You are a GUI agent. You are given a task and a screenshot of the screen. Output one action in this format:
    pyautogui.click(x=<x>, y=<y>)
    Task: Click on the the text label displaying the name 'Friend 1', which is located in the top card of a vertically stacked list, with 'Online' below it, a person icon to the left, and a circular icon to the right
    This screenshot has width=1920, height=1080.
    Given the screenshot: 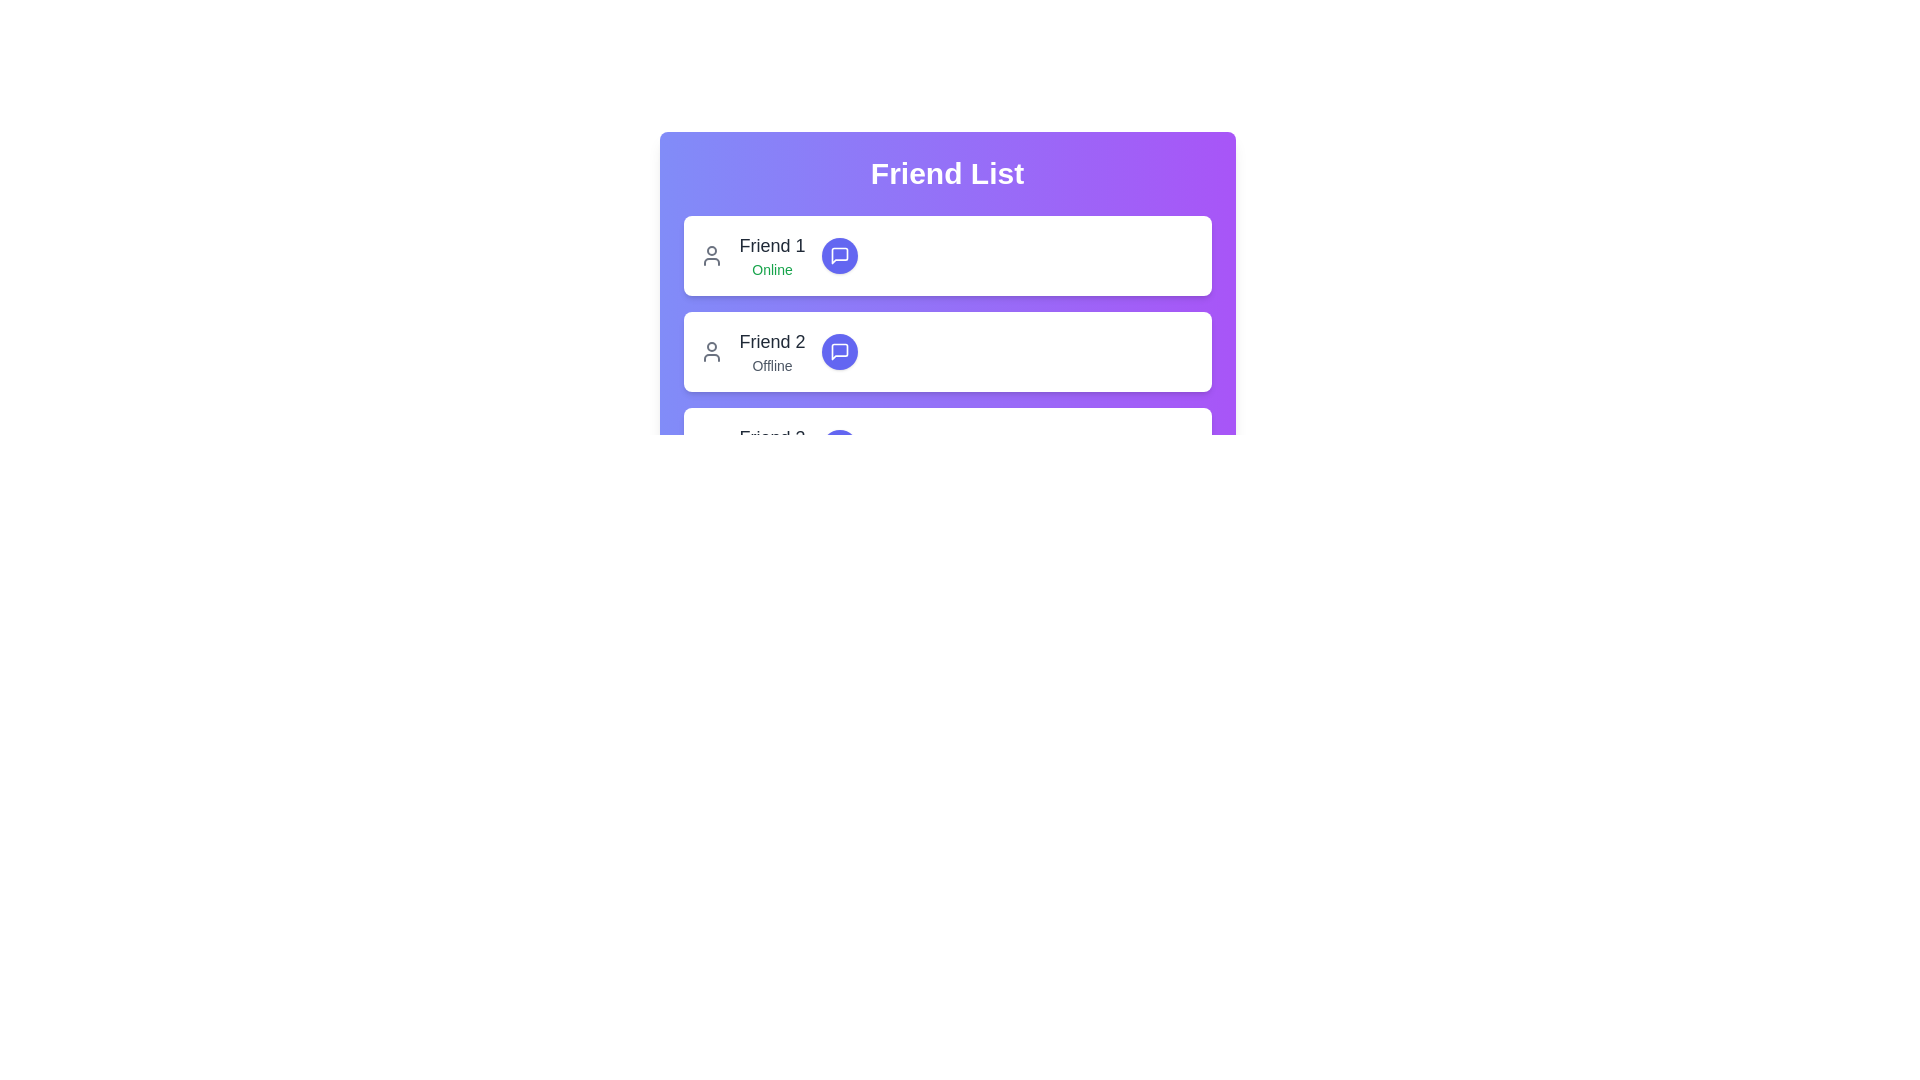 What is the action you would take?
    pyautogui.click(x=771, y=245)
    